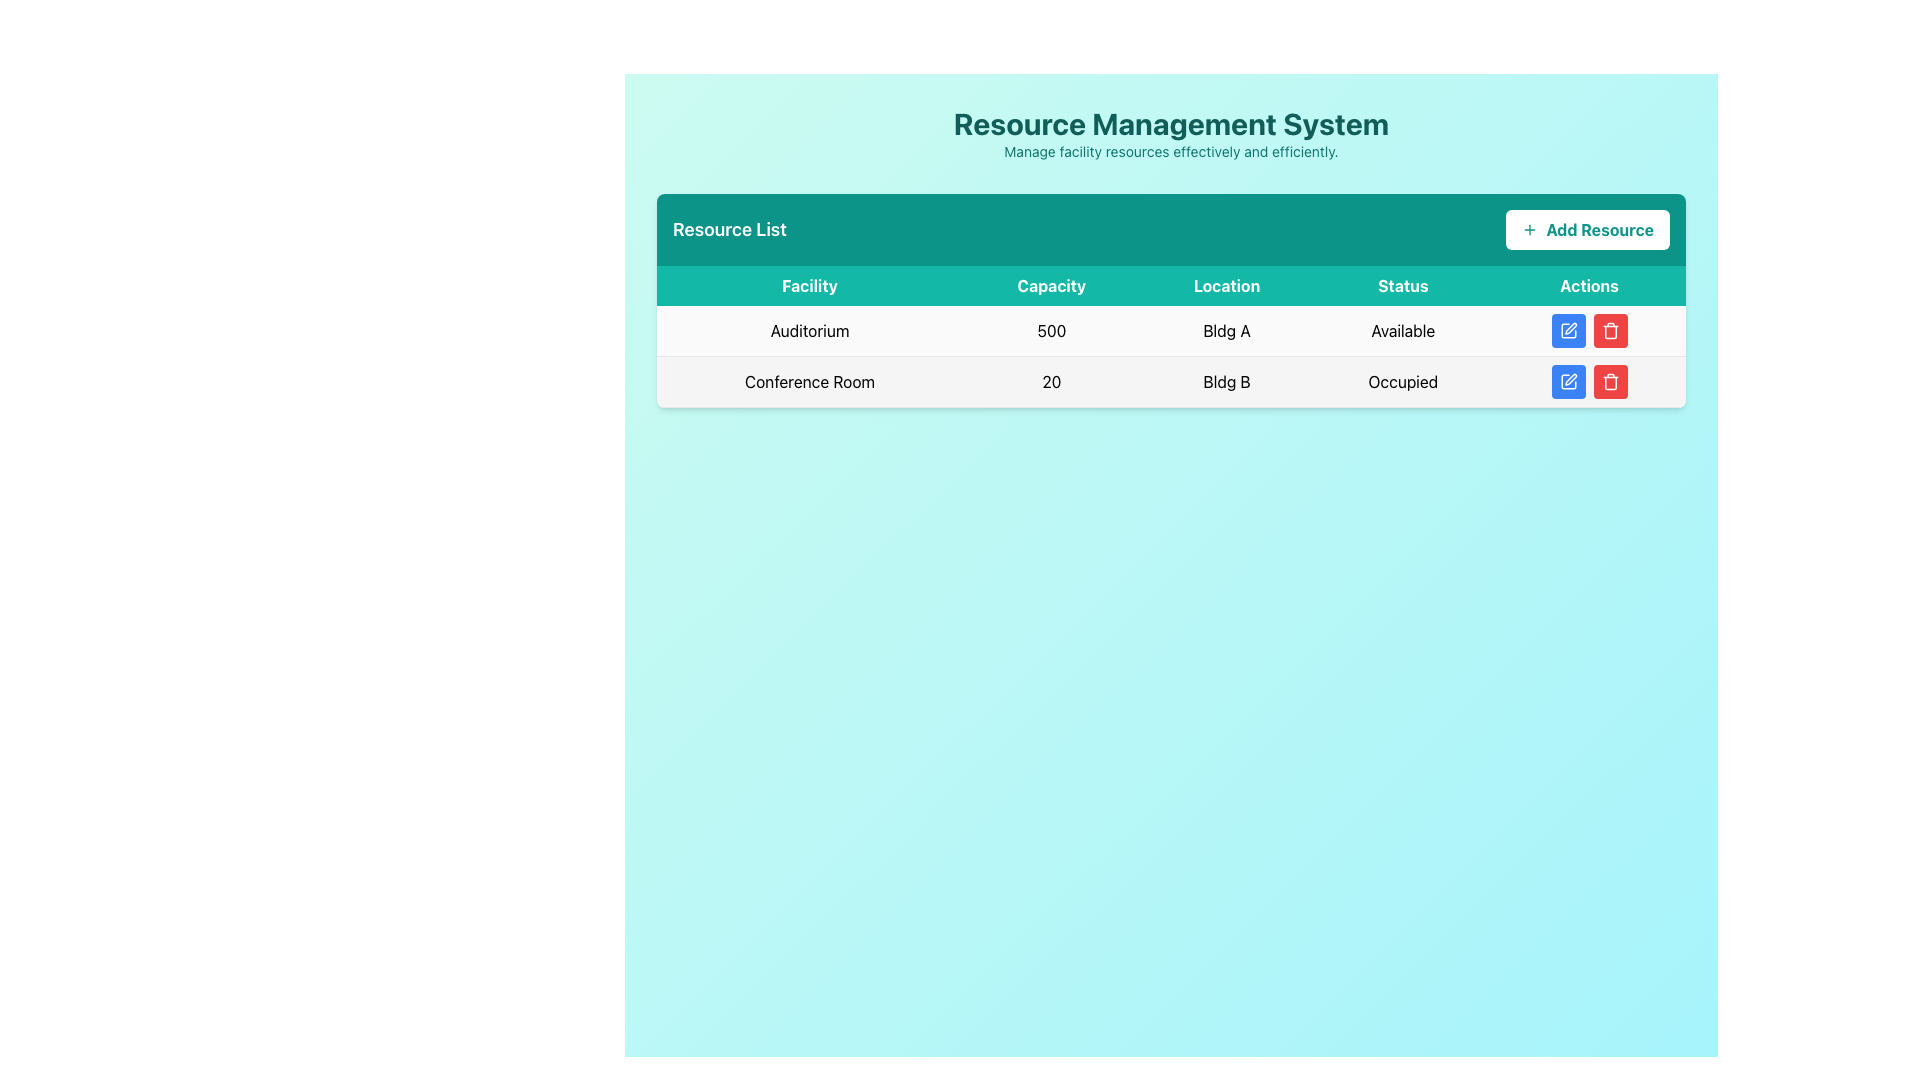 This screenshot has width=1920, height=1080. What do you see at coordinates (1567, 330) in the screenshot?
I see `the blue 'Edit' button with a pencil icon located in the 'Actions' column of the second row of the resource management table to trigger its hover effects` at bounding box center [1567, 330].